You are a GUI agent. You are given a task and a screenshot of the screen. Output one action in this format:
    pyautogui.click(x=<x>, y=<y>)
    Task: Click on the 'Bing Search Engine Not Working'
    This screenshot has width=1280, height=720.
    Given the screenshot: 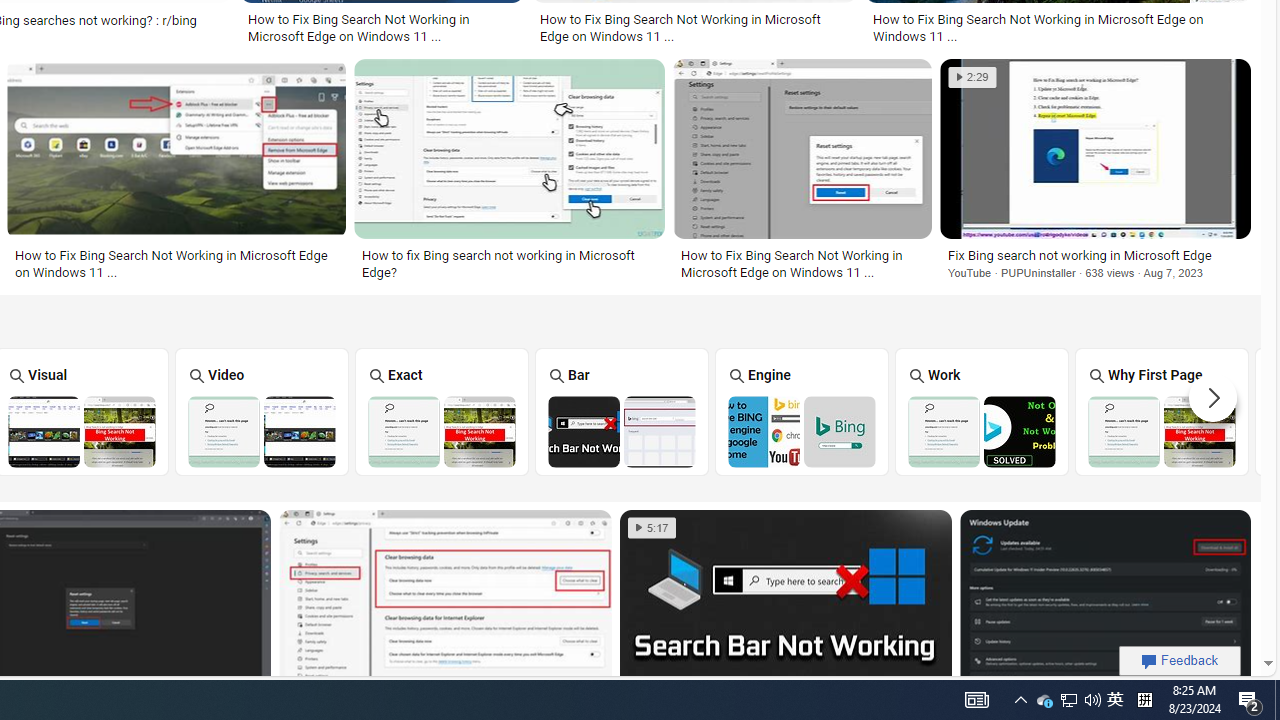 What is the action you would take?
    pyautogui.click(x=802, y=430)
    